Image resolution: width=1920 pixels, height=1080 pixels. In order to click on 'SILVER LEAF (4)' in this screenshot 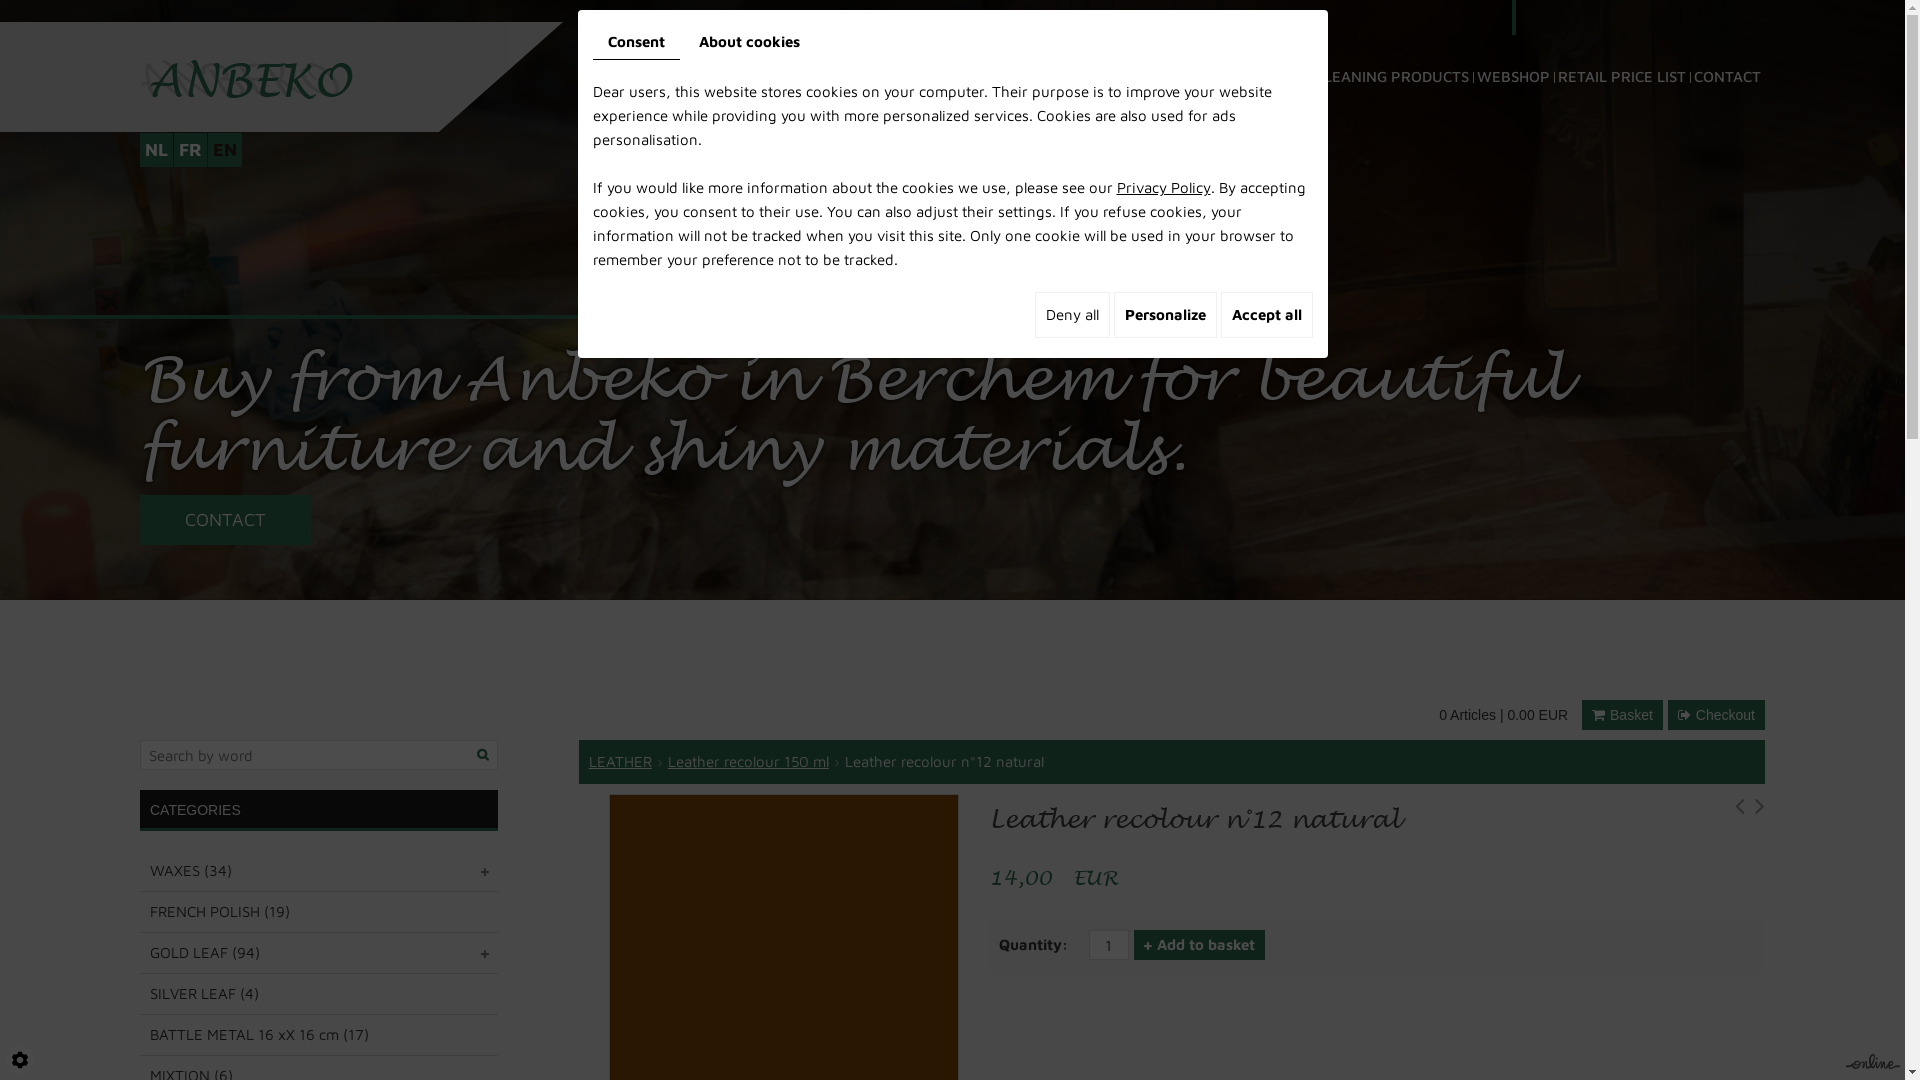, I will do `click(317, 994)`.